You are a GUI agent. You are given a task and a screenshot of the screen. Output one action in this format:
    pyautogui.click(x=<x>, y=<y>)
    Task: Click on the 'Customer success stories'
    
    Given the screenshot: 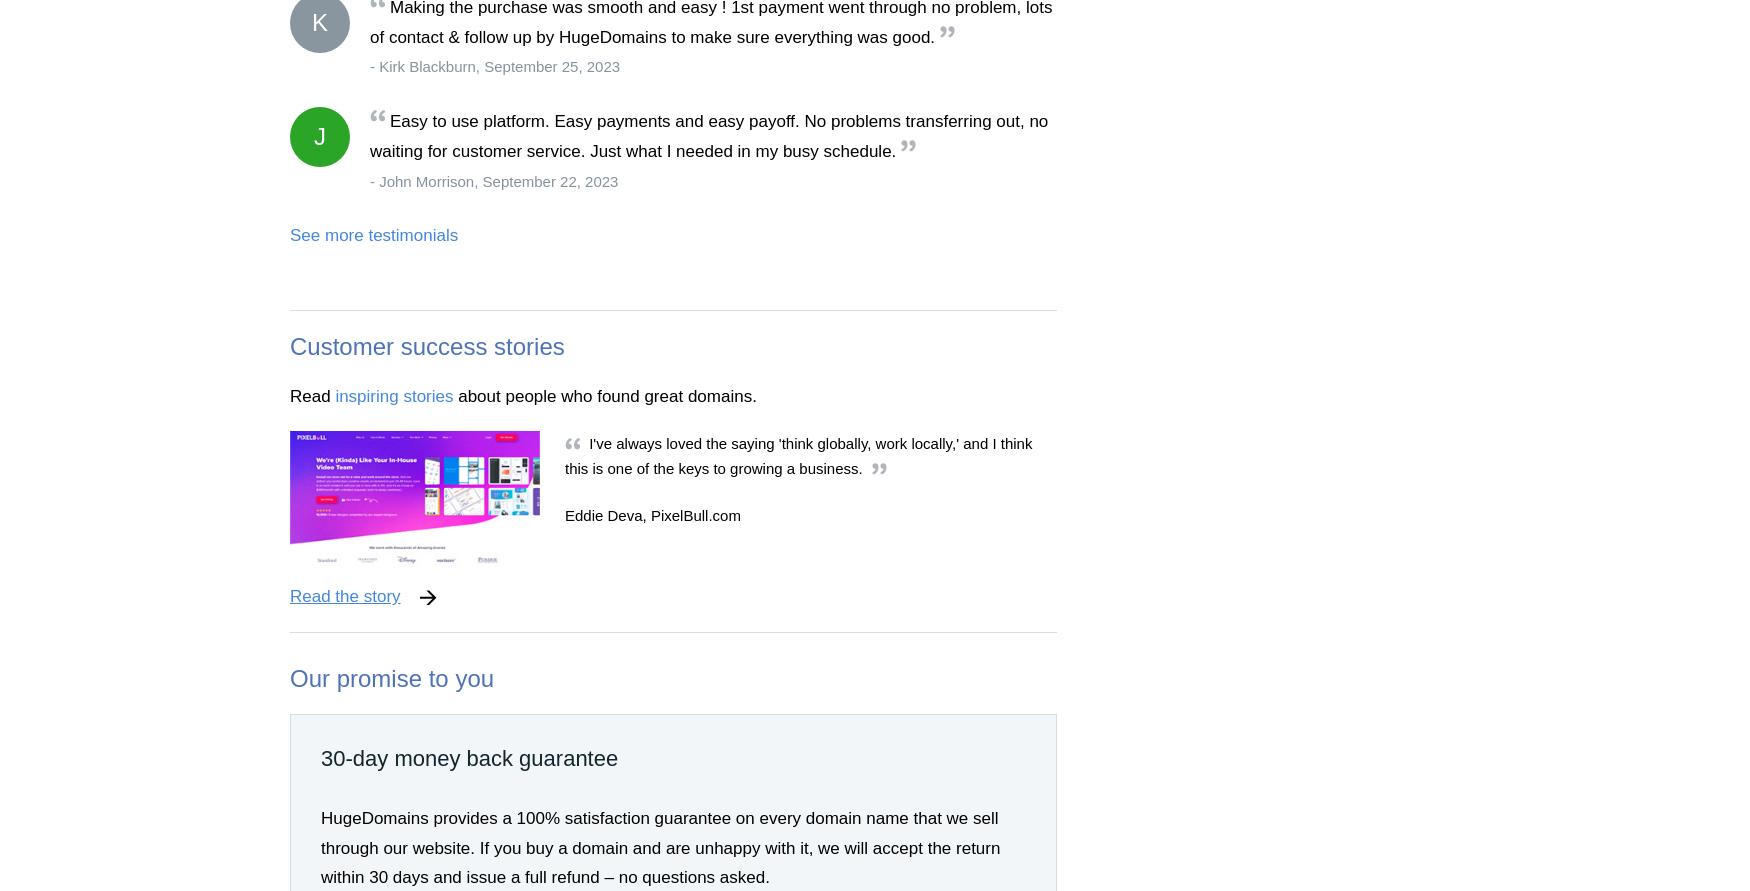 What is the action you would take?
    pyautogui.click(x=426, y=344)
    